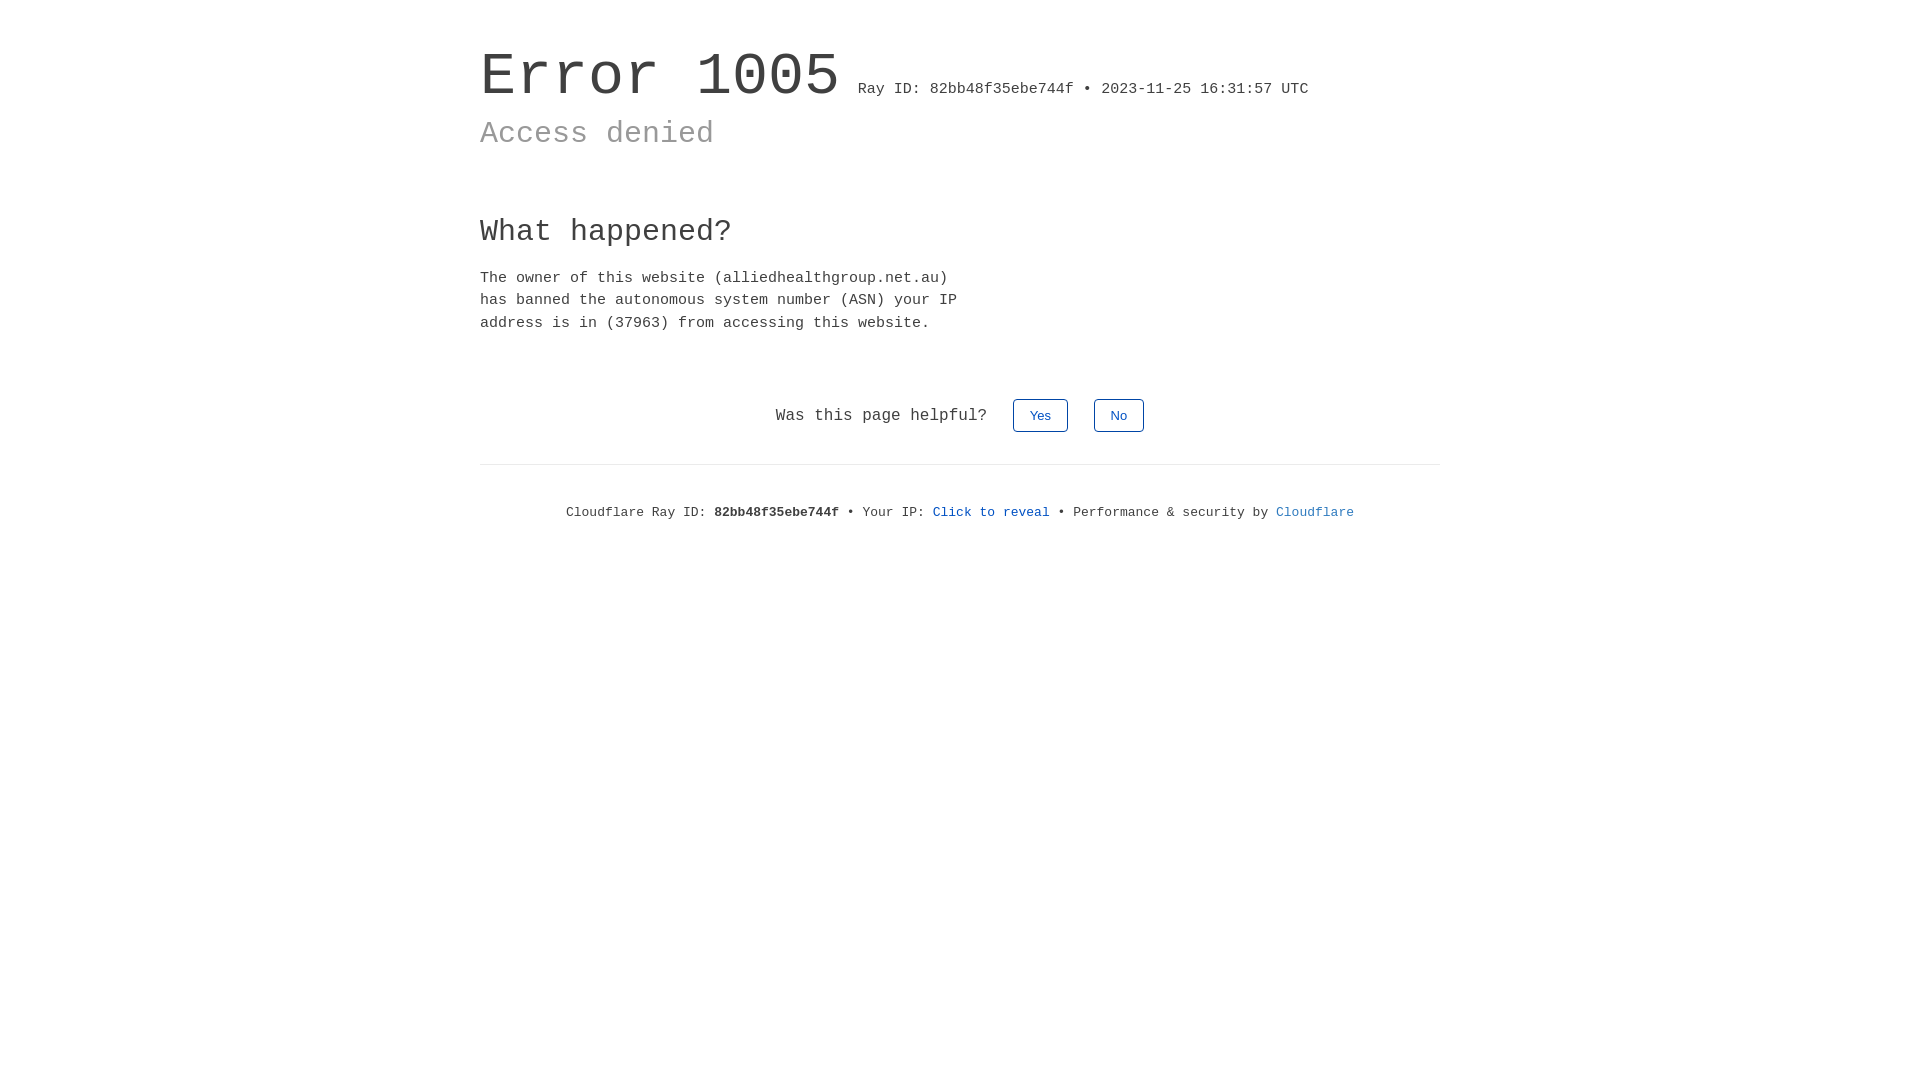 The width and height of the screenshot is (1920, 1080). I want to click on 'Click to reveal', so click(991, 511).